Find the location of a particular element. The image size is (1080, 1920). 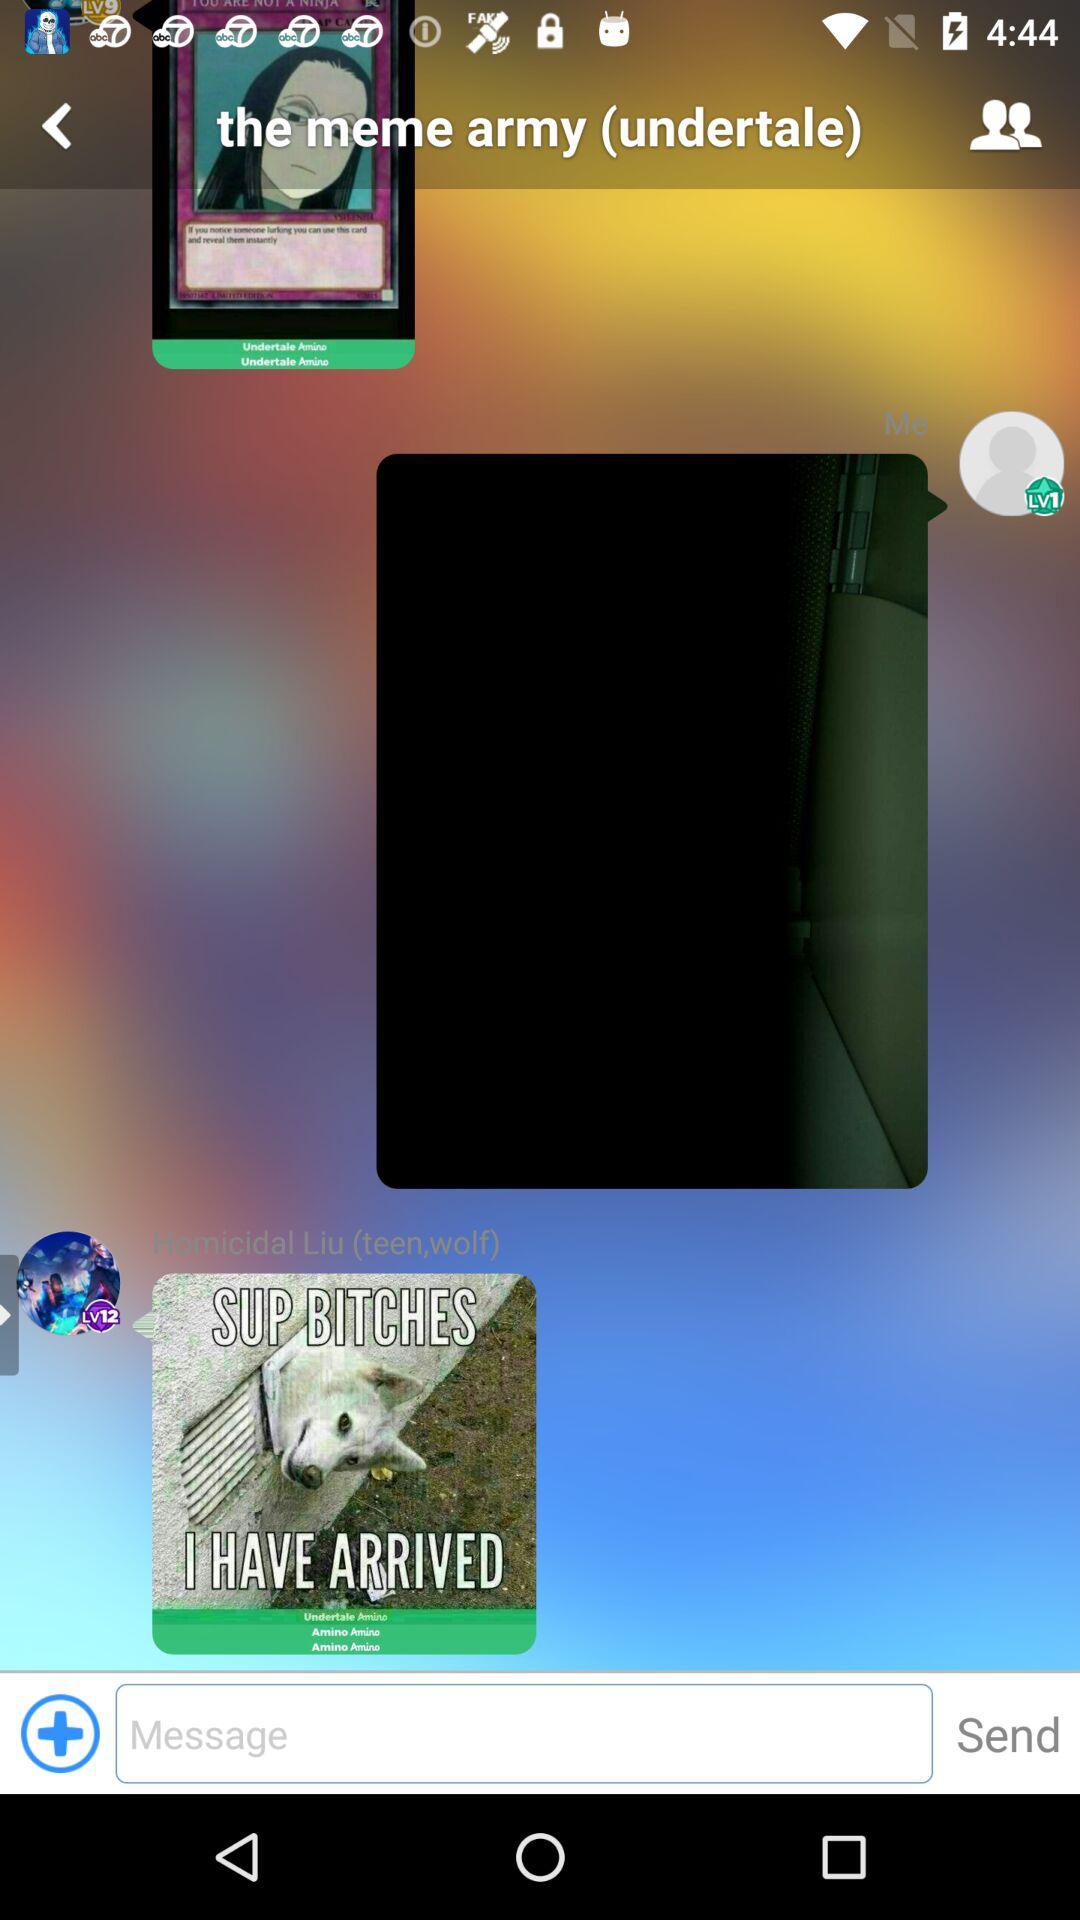

the profile icon at right side is located at coordinates (1011, 462).